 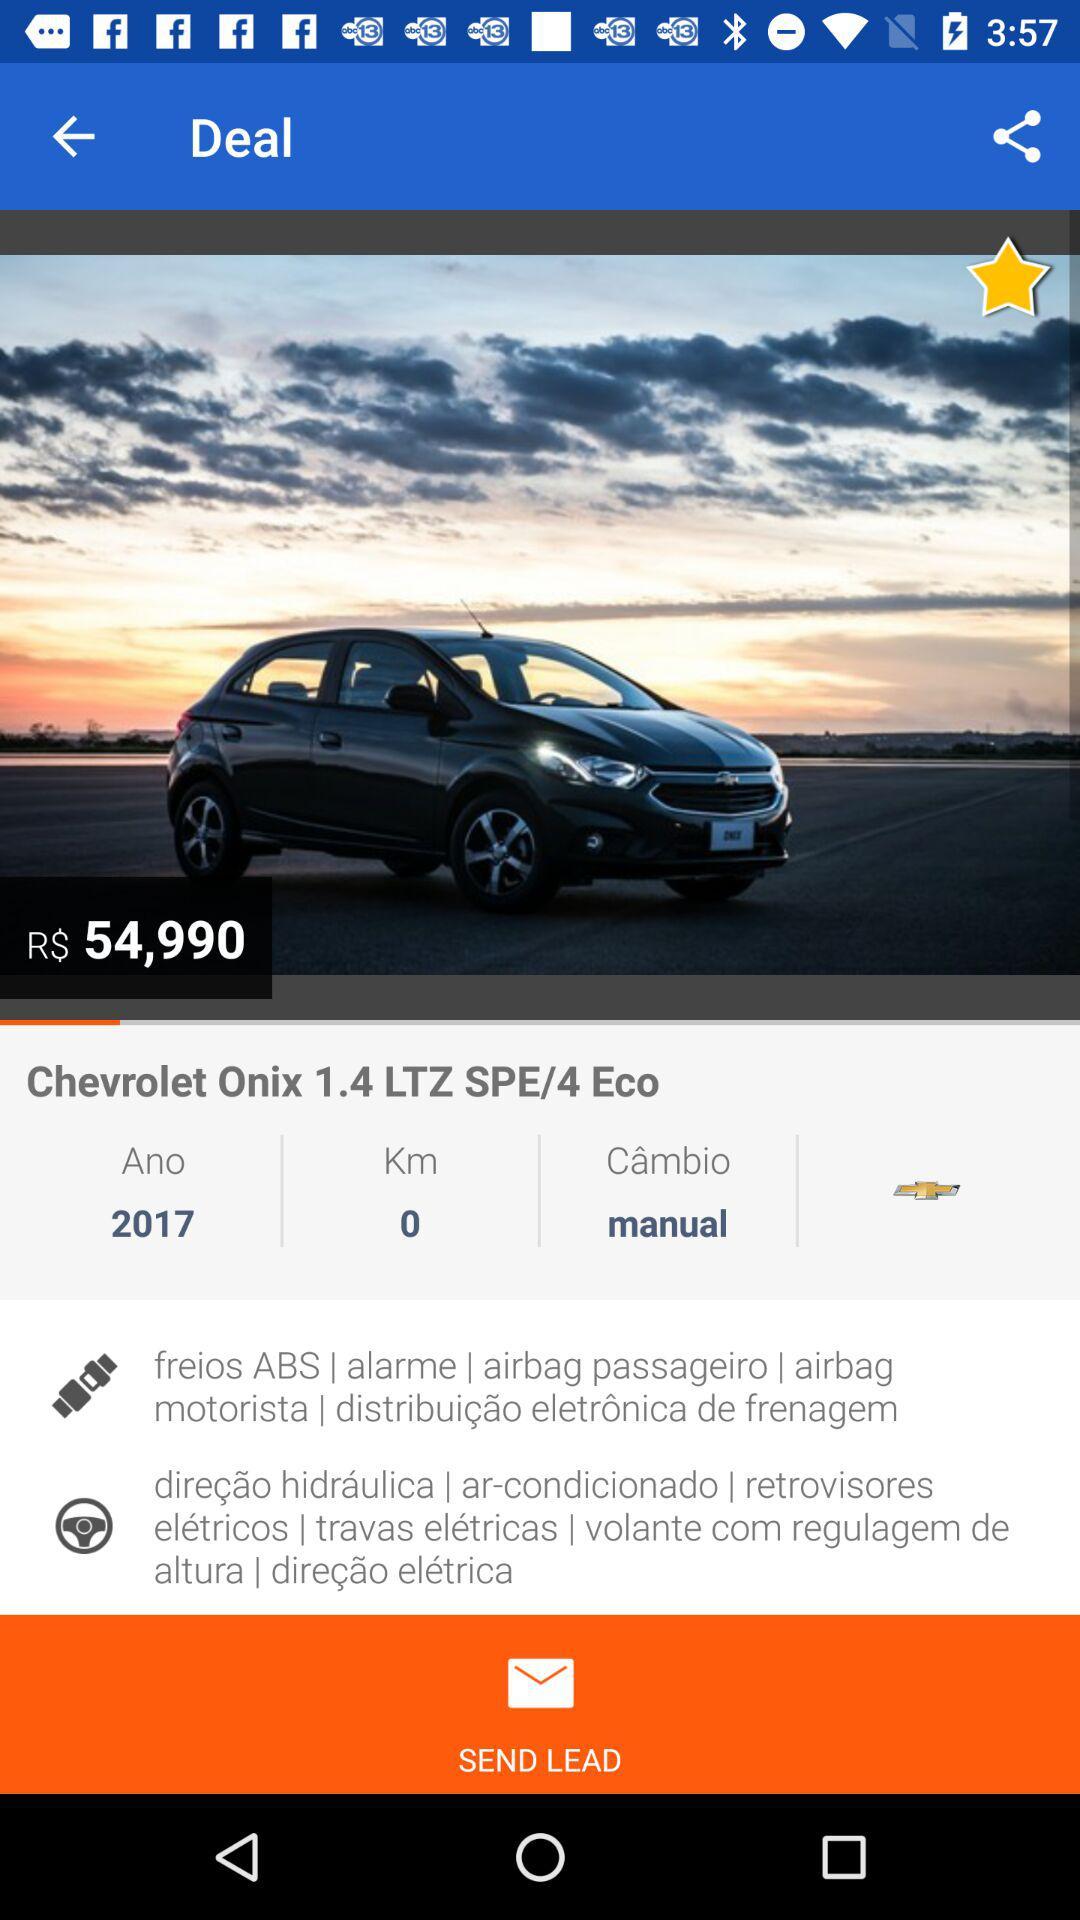 I want to click on autoplay option, so click(x=540, y=613).